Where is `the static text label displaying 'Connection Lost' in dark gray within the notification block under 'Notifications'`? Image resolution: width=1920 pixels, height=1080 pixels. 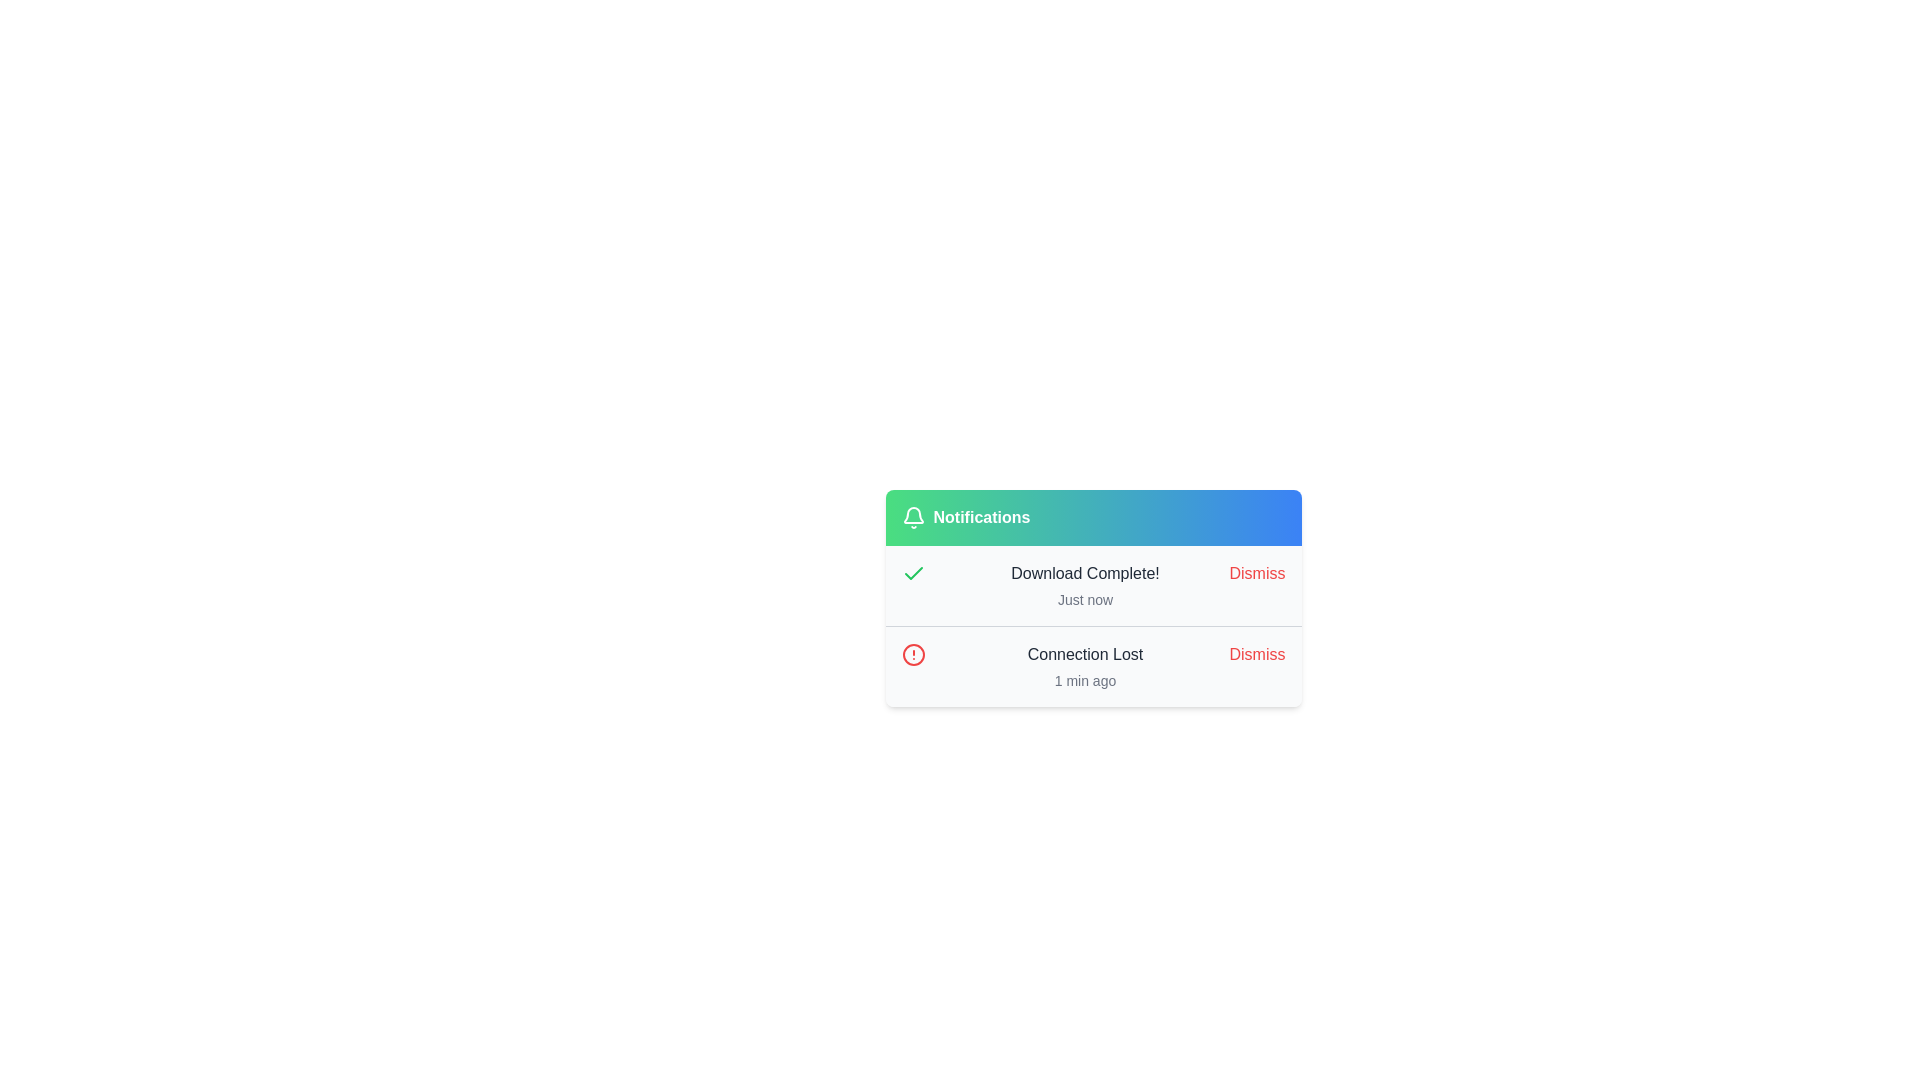 the static text label displaying 'Connection Lost' in dark gray within the notification block under 'Notifications' is located at coordinates (1084, 655).